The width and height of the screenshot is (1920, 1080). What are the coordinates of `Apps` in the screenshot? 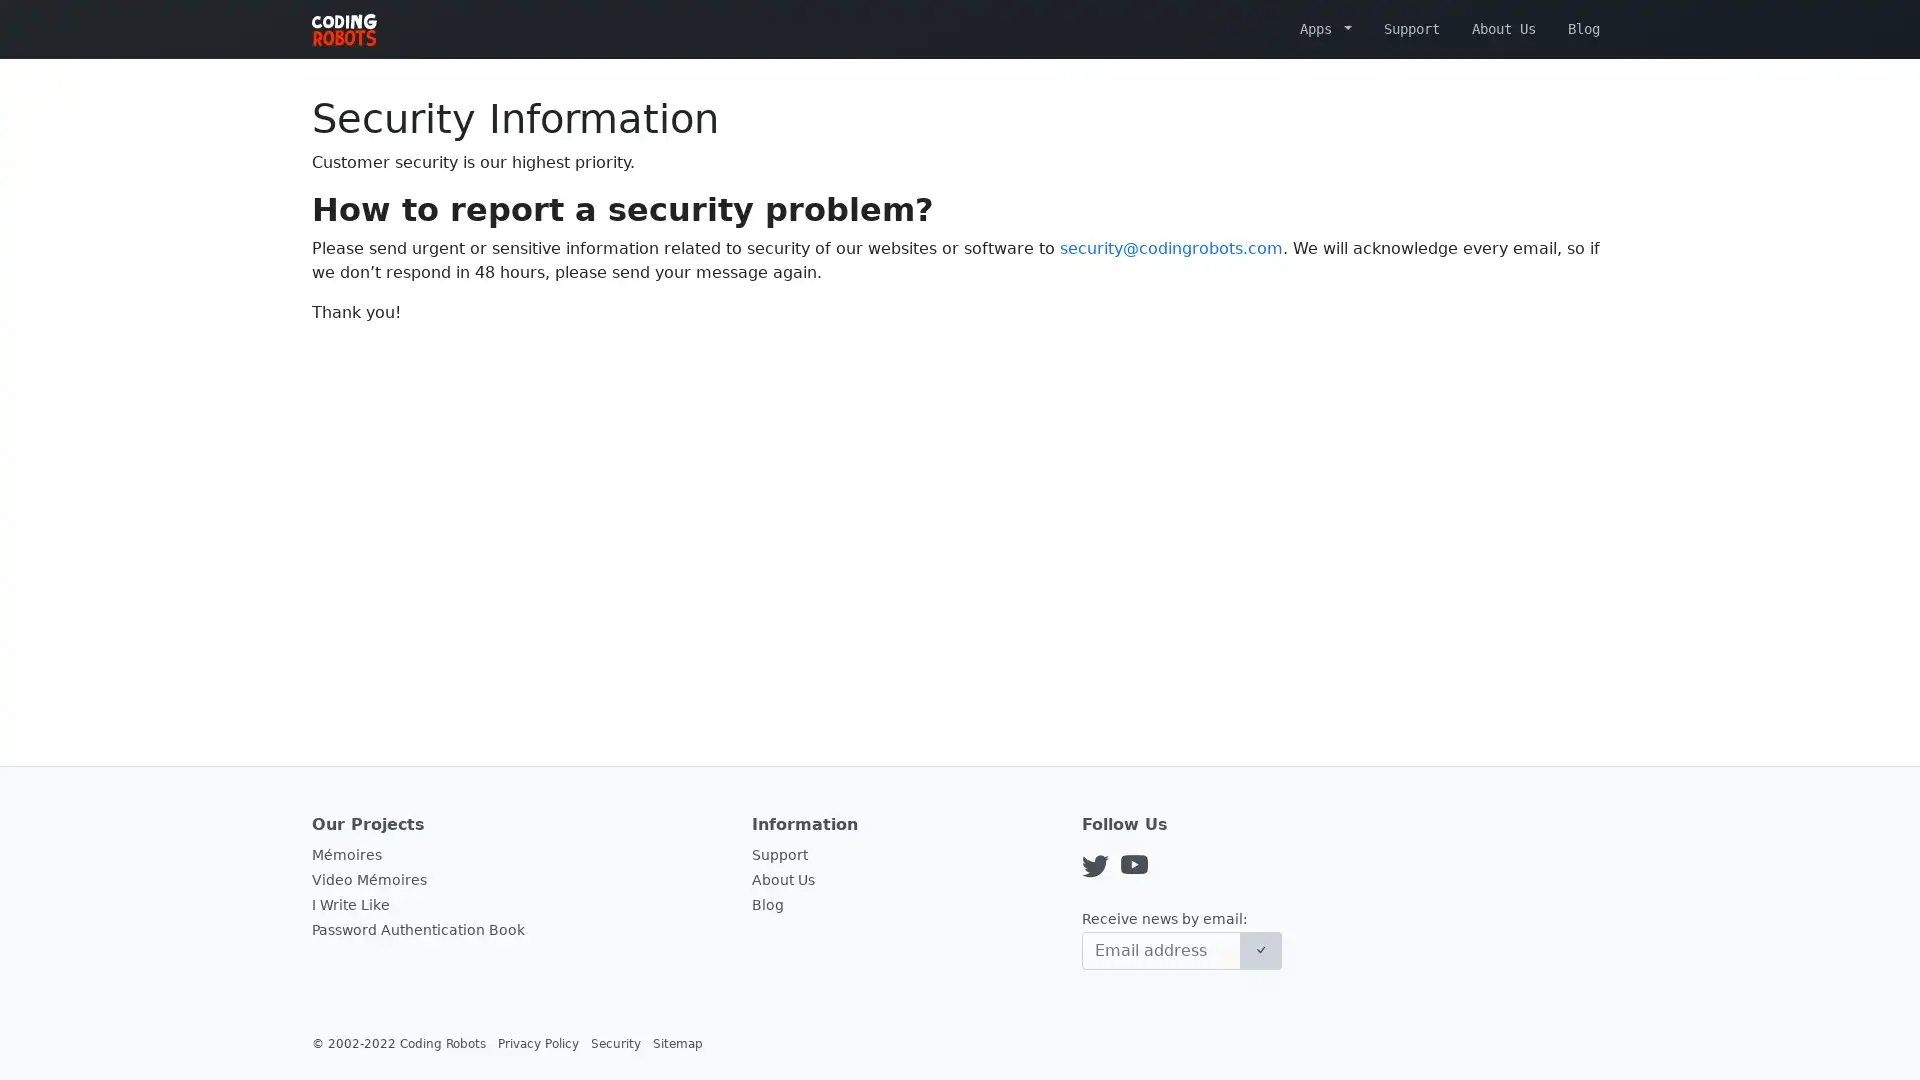 It's located at (1325, 28).